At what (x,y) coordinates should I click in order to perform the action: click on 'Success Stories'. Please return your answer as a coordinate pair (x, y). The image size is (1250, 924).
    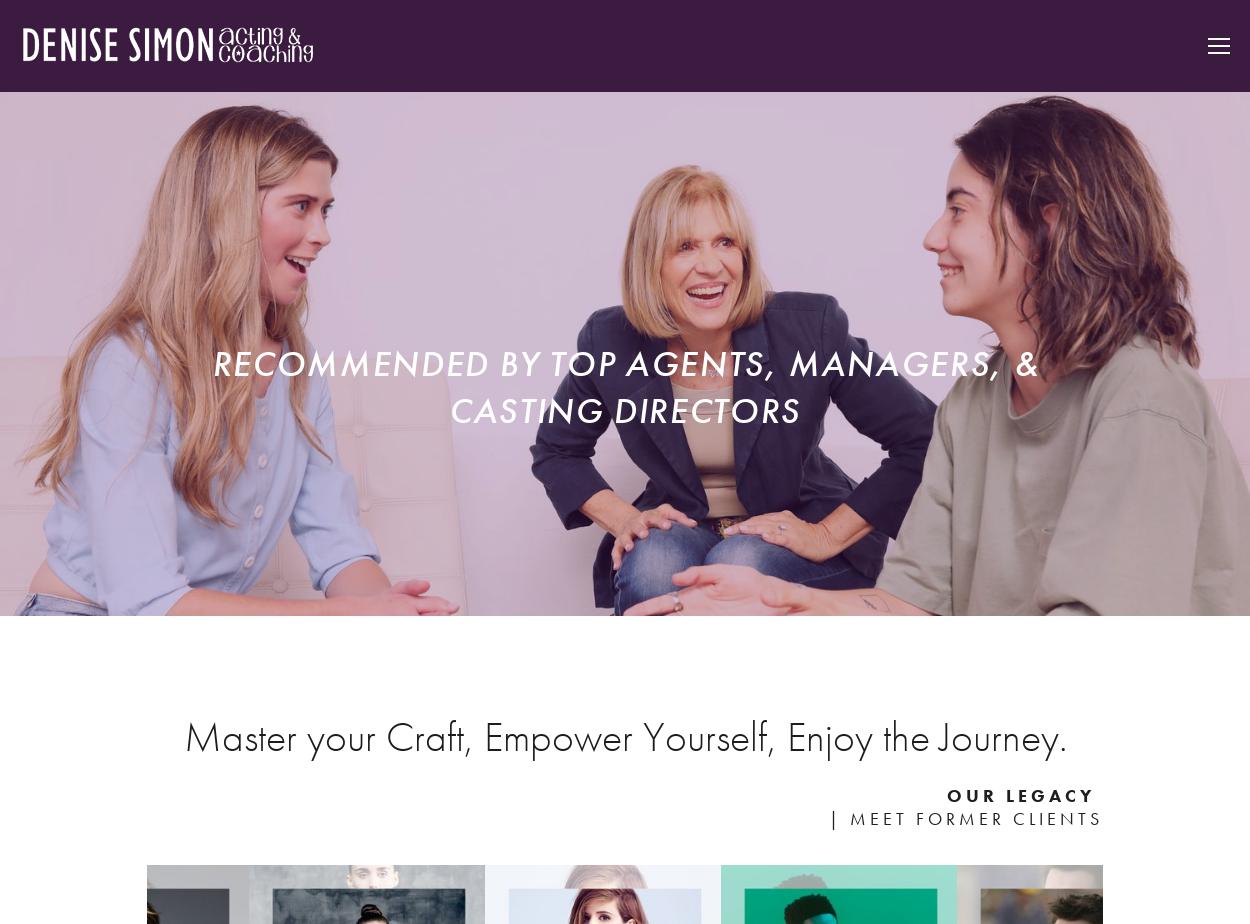
    Looking at the image, I should click on (1091, 169).